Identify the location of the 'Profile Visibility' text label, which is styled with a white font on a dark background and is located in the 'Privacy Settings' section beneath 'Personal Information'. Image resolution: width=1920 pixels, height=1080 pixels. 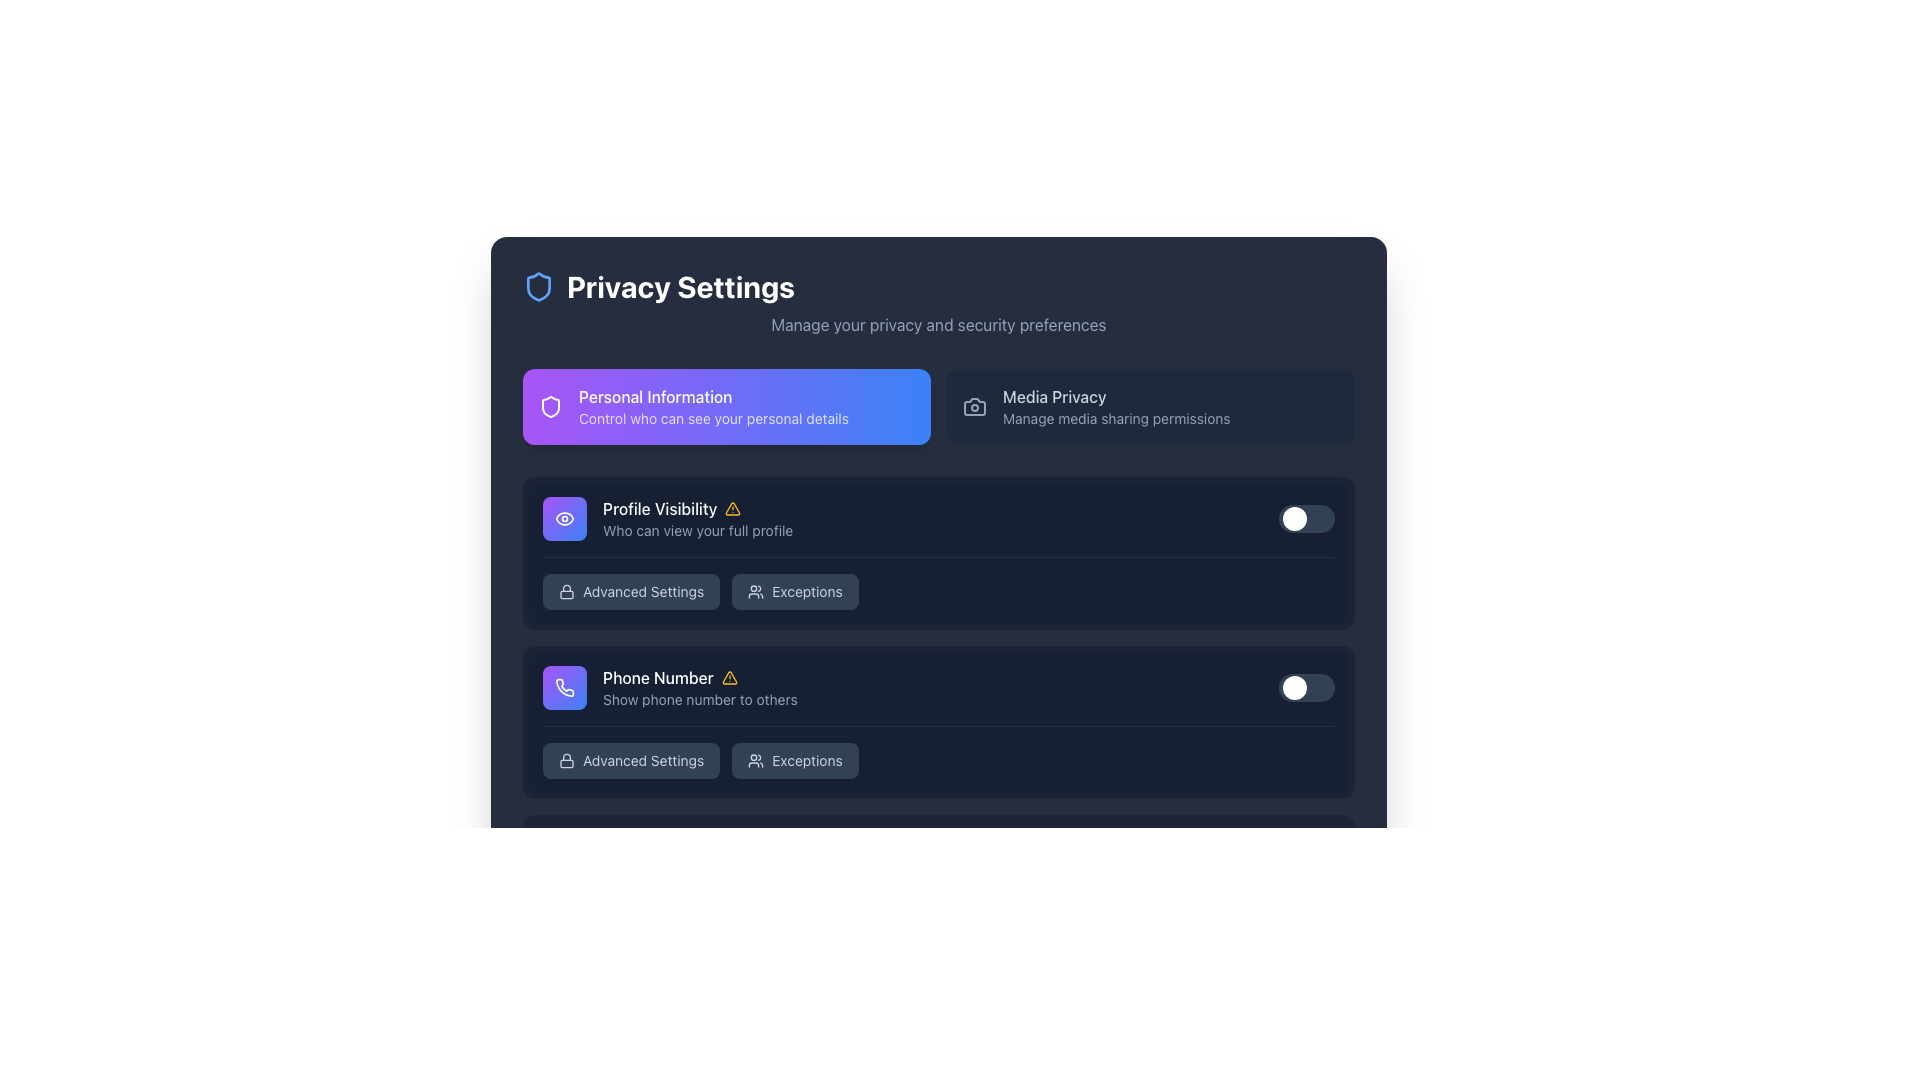
(698, 508).